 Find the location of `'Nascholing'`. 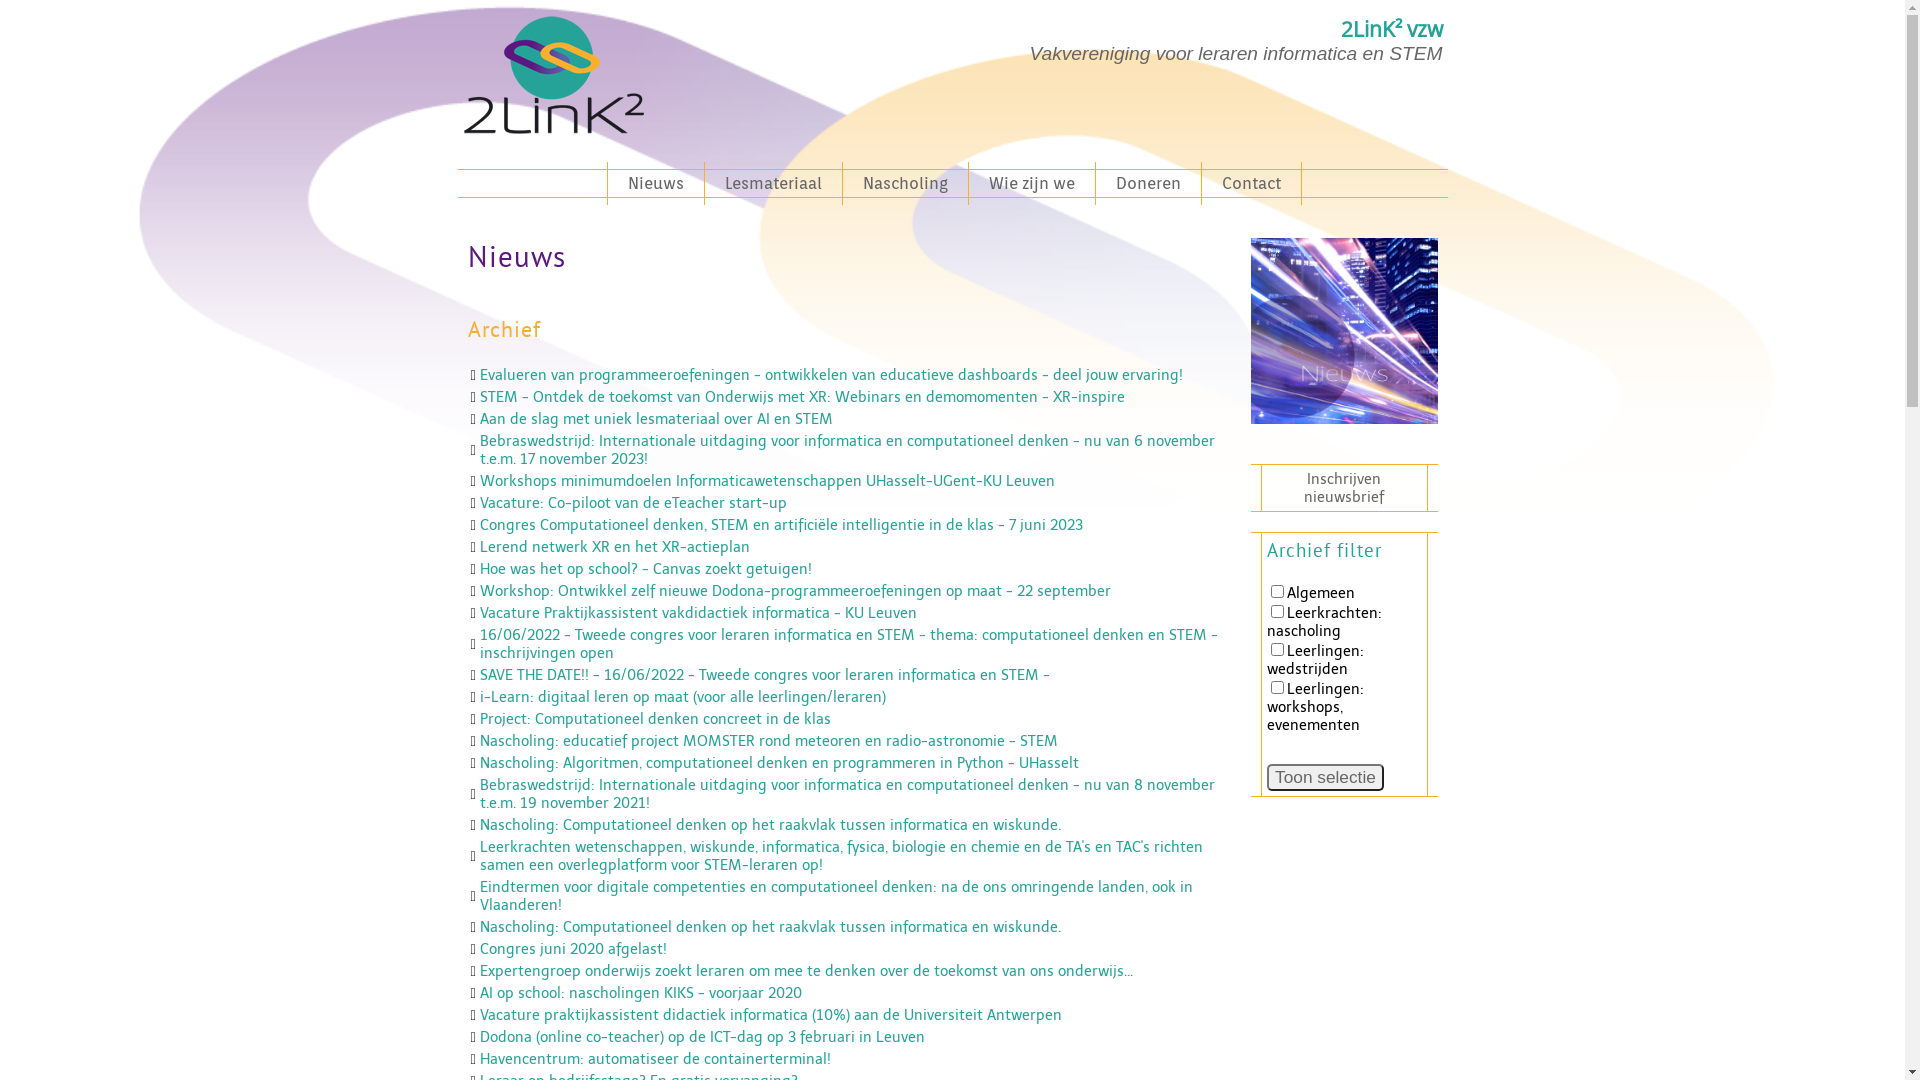

'Nascholing' is located at coordinates (904, 183).